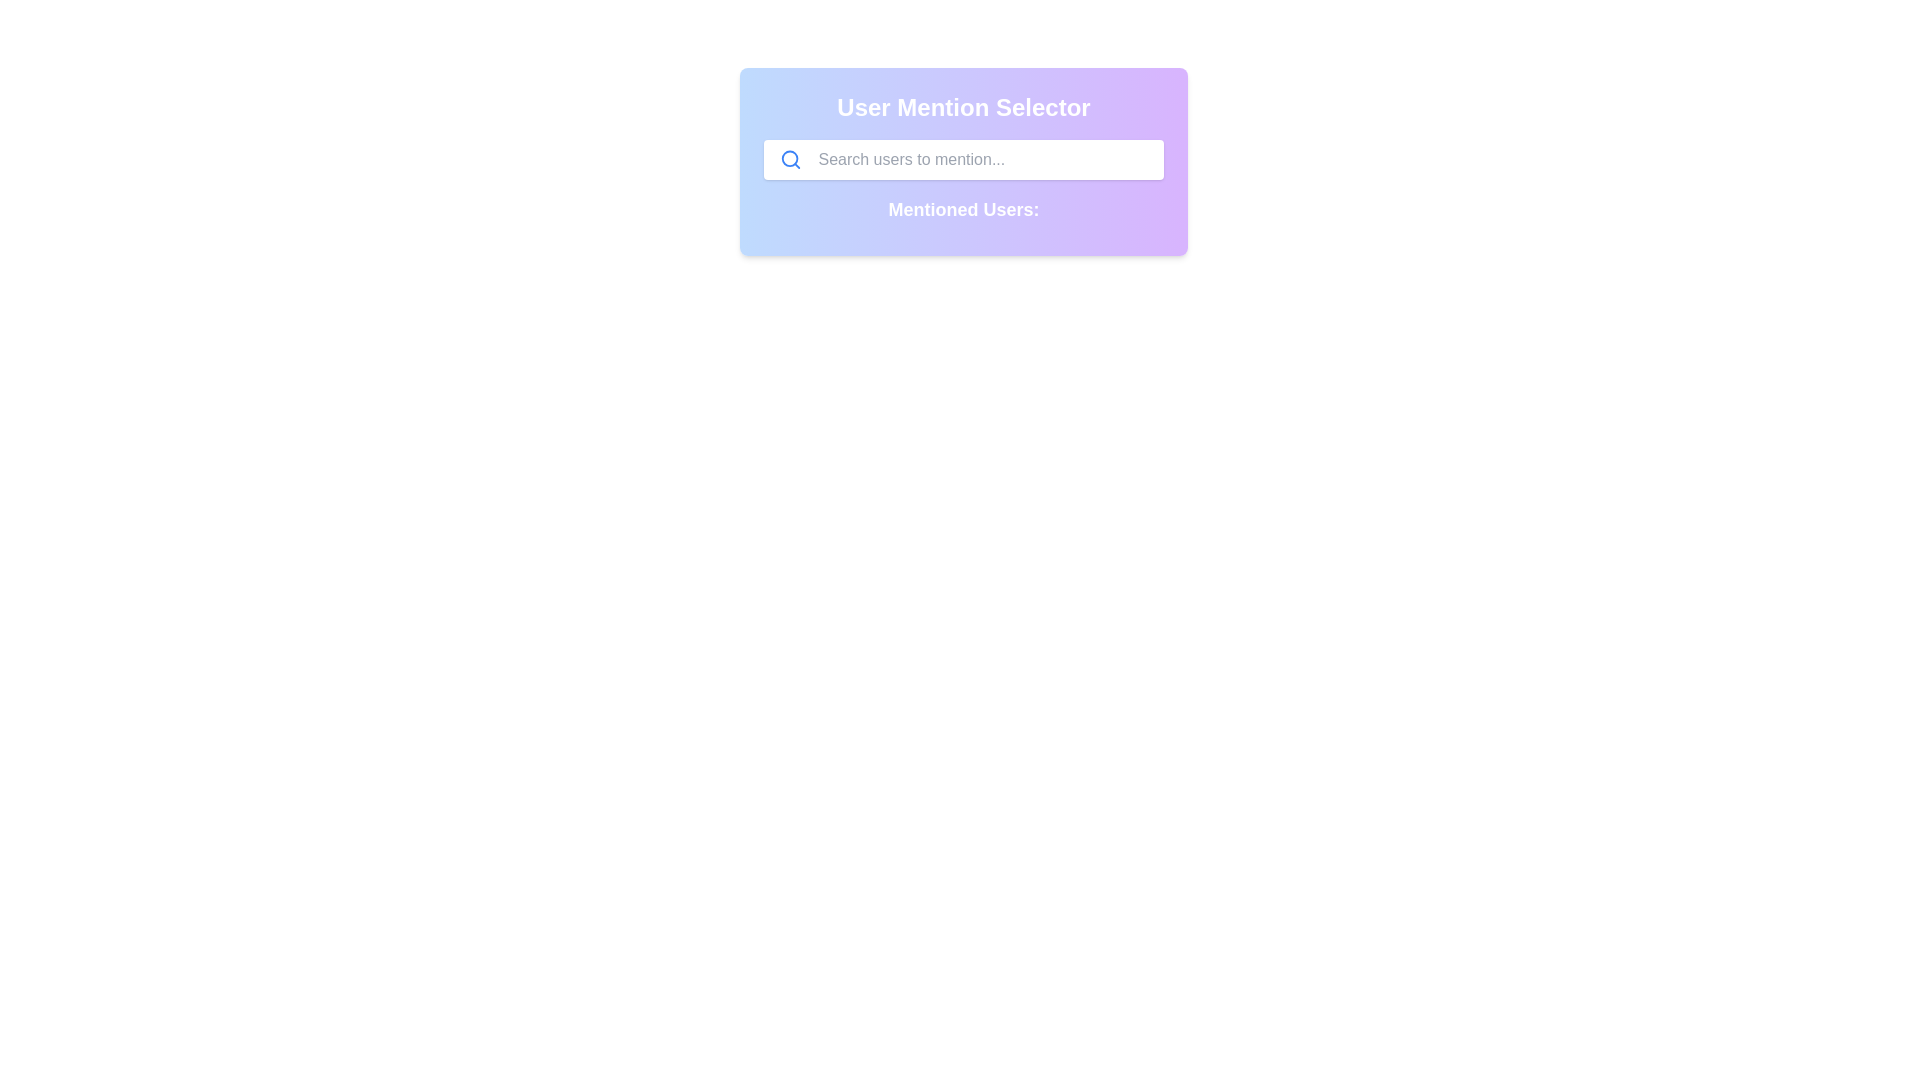 The height and width of the screenshot is (1080, 1920). I want to click on label indicating the section for displayed users, positioned centrally below the 'Search users to mention...' input field in the 'User Mention Selector', so click(964, 213).